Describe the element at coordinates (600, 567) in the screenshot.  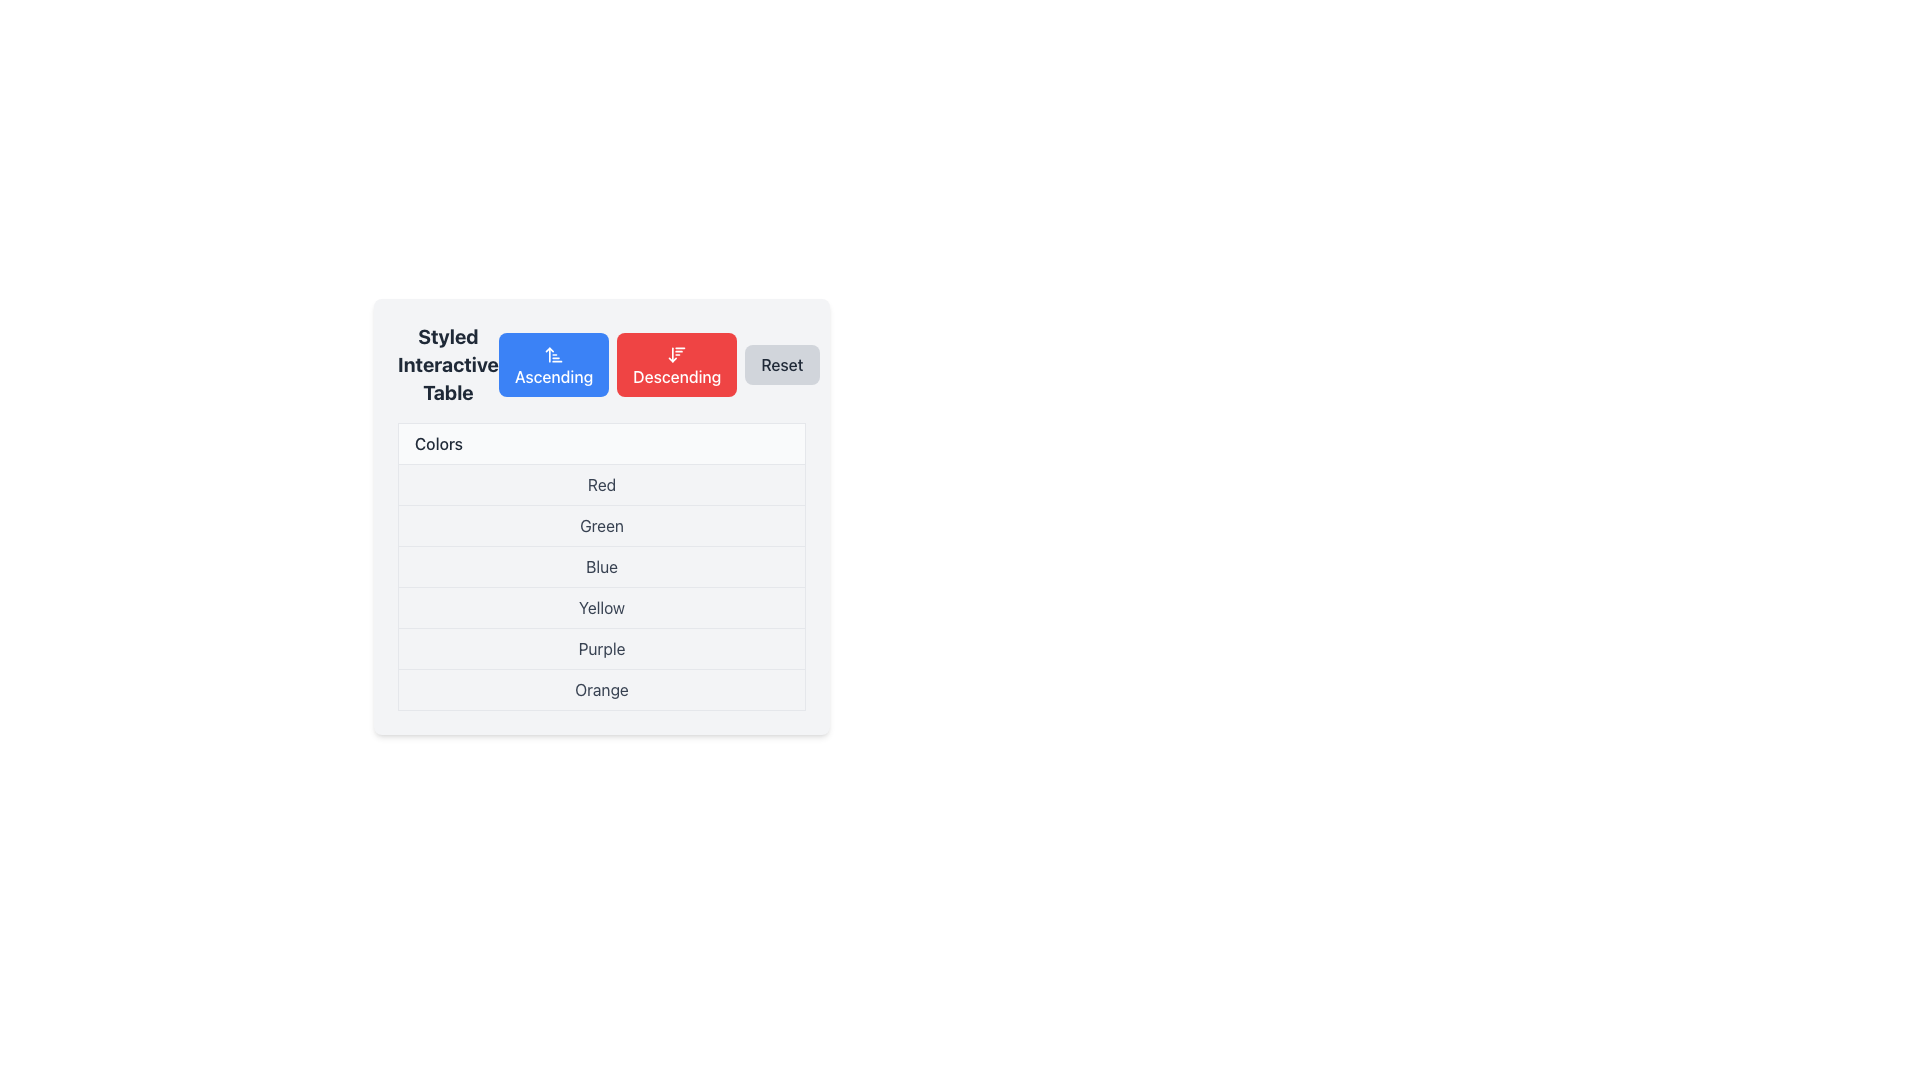
I see `the text element displaying the color name 'Blue', which is the third item in the list of color names` at that location.